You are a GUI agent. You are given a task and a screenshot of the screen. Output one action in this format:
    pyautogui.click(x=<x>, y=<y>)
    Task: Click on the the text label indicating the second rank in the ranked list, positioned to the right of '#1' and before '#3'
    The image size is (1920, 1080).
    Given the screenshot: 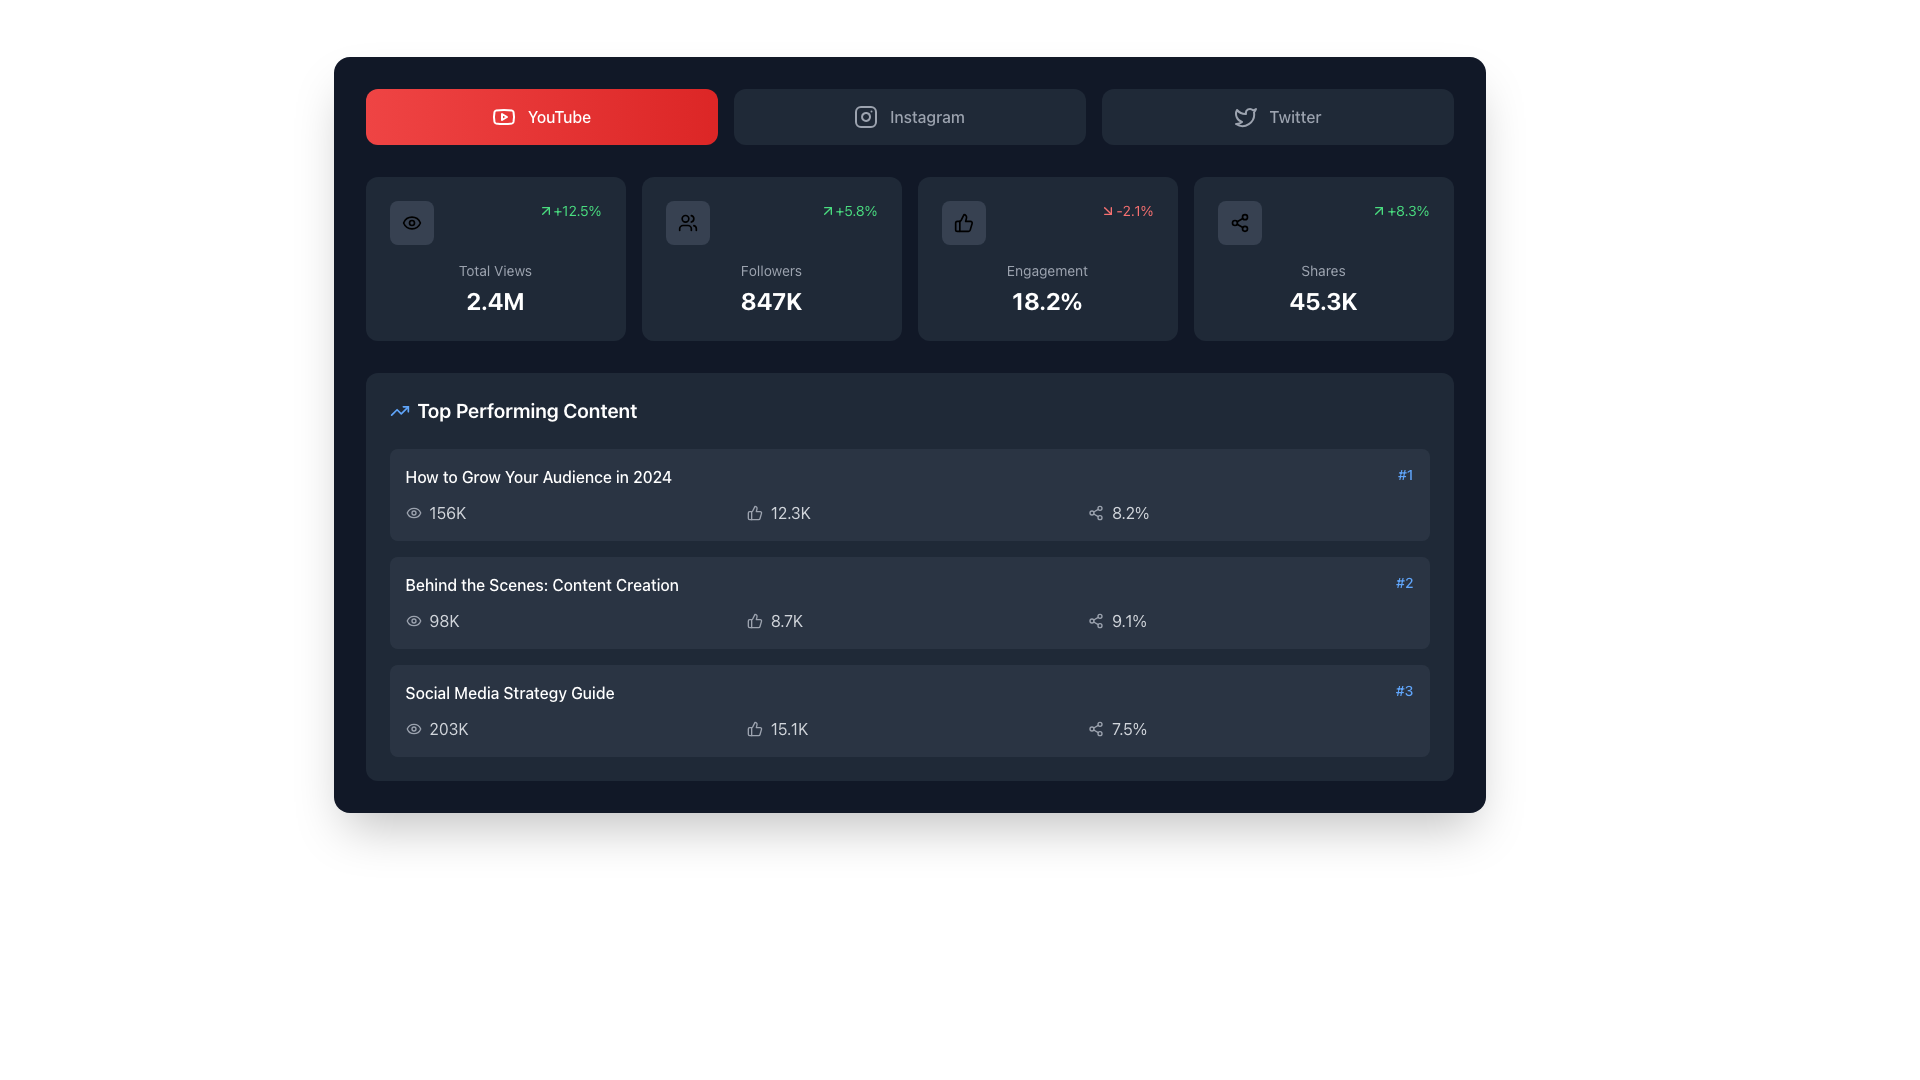 What is the action you would take?
    pyautogui.click(x=1403, y=582)
    